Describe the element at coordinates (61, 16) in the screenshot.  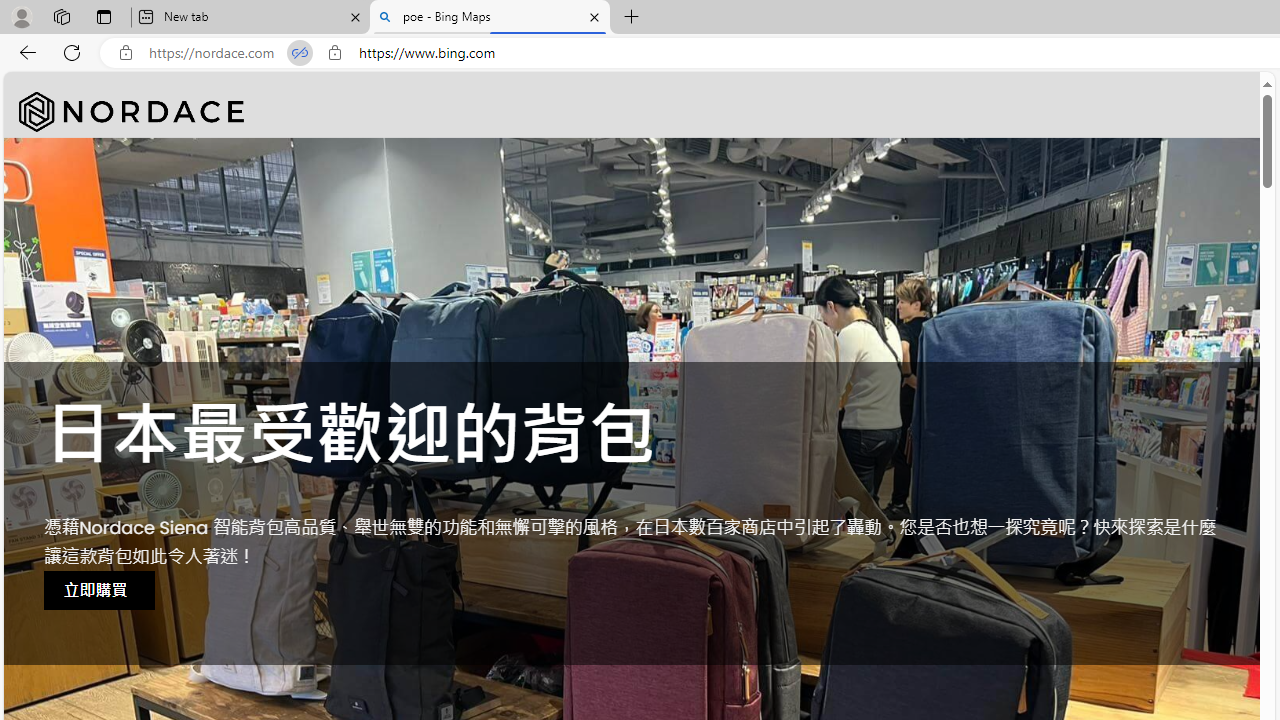
I see `'Workspaces'` at that location.